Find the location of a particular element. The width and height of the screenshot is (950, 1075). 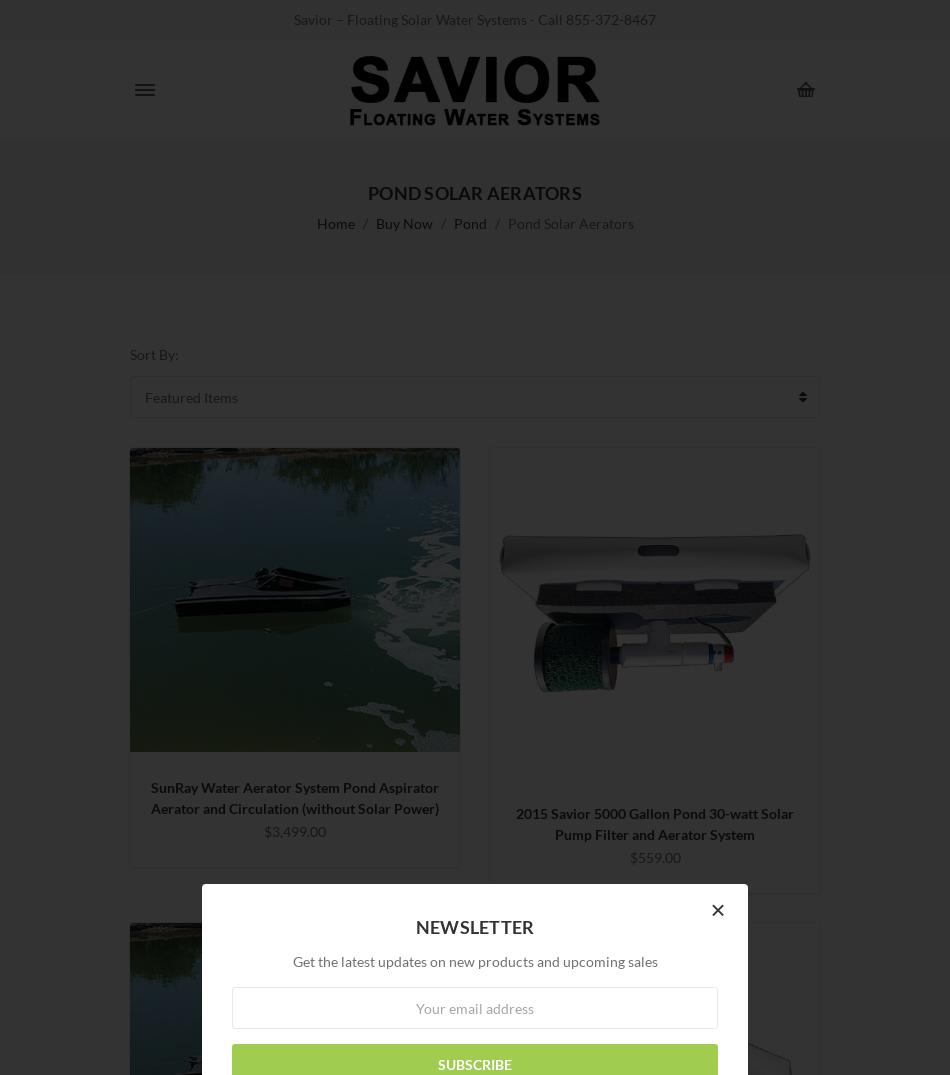

'Newsletter' is located at coordinates (413, 925).